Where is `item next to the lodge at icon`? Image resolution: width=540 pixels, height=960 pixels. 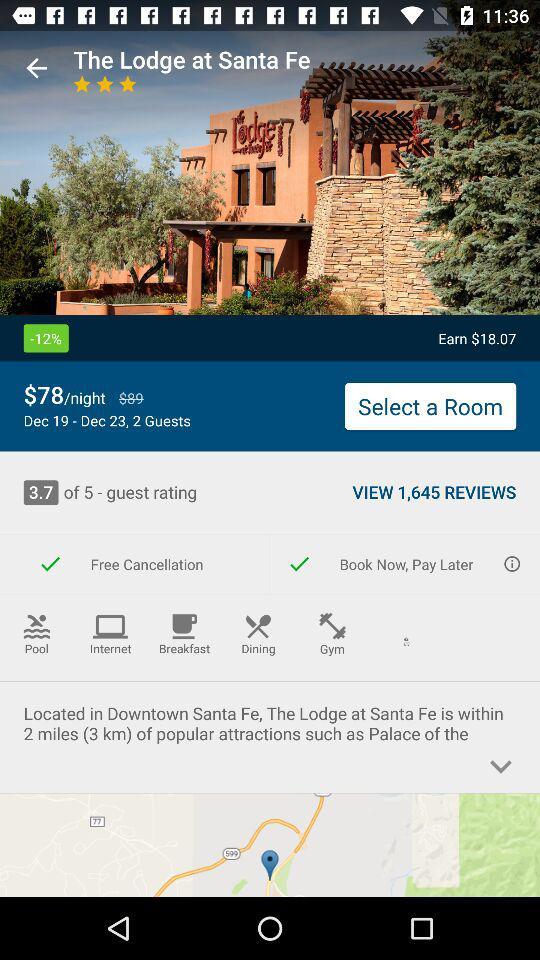
item next to the lodge at icon is located at coordinates (36, 68).